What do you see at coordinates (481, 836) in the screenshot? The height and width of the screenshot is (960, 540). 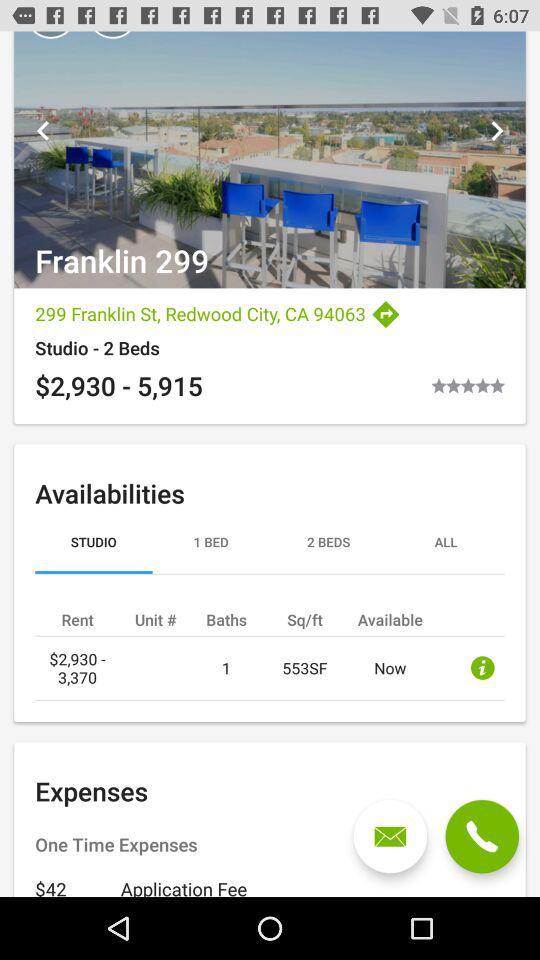 I see `the call icon` at bounding box center [481, 836].